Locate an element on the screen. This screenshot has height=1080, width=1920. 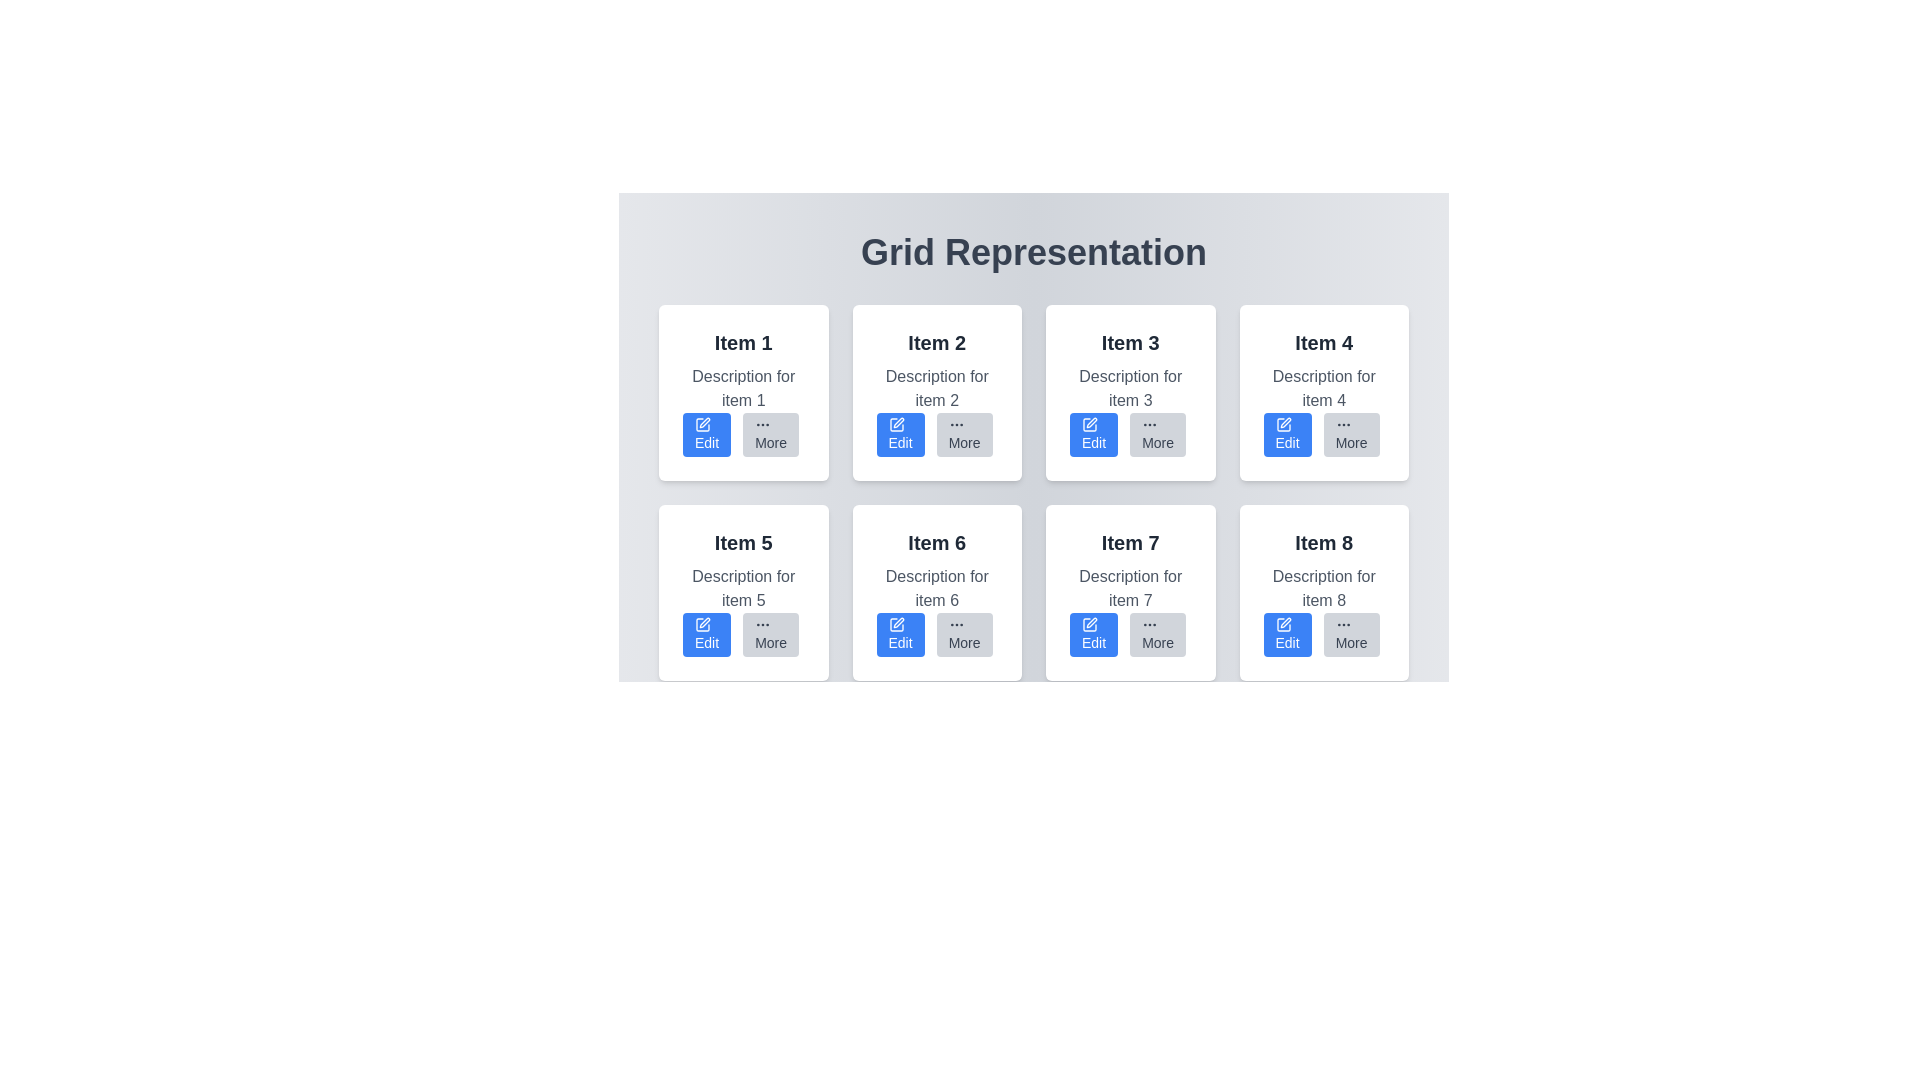
the edit icon resembling a pen or pencil located within the 'Edit' button beneath 'Item 2 Description for item 2' to initiate the edit action is located at coordinates (895, 423).